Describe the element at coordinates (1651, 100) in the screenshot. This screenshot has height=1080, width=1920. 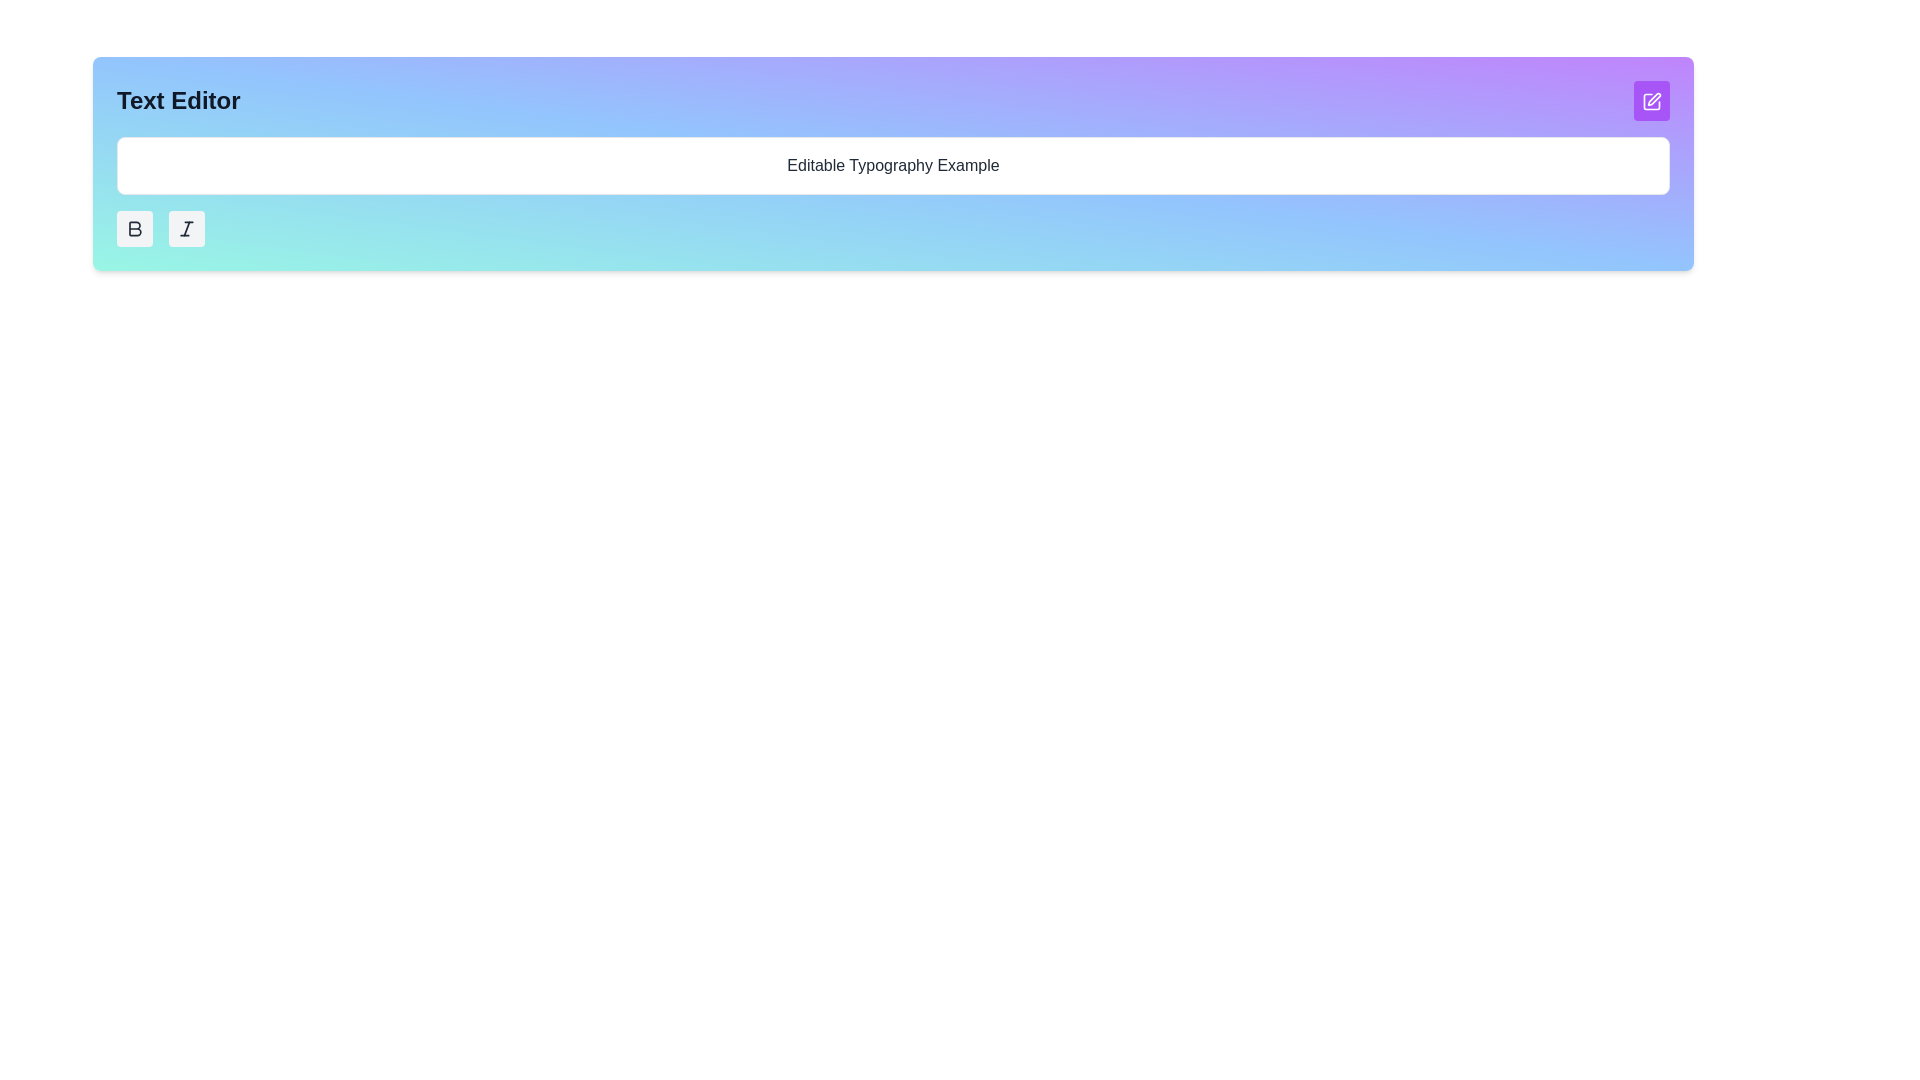
I see `the edit icon button located in the top-right corner of the purple rectangular area to initiate editing mode` at that location.